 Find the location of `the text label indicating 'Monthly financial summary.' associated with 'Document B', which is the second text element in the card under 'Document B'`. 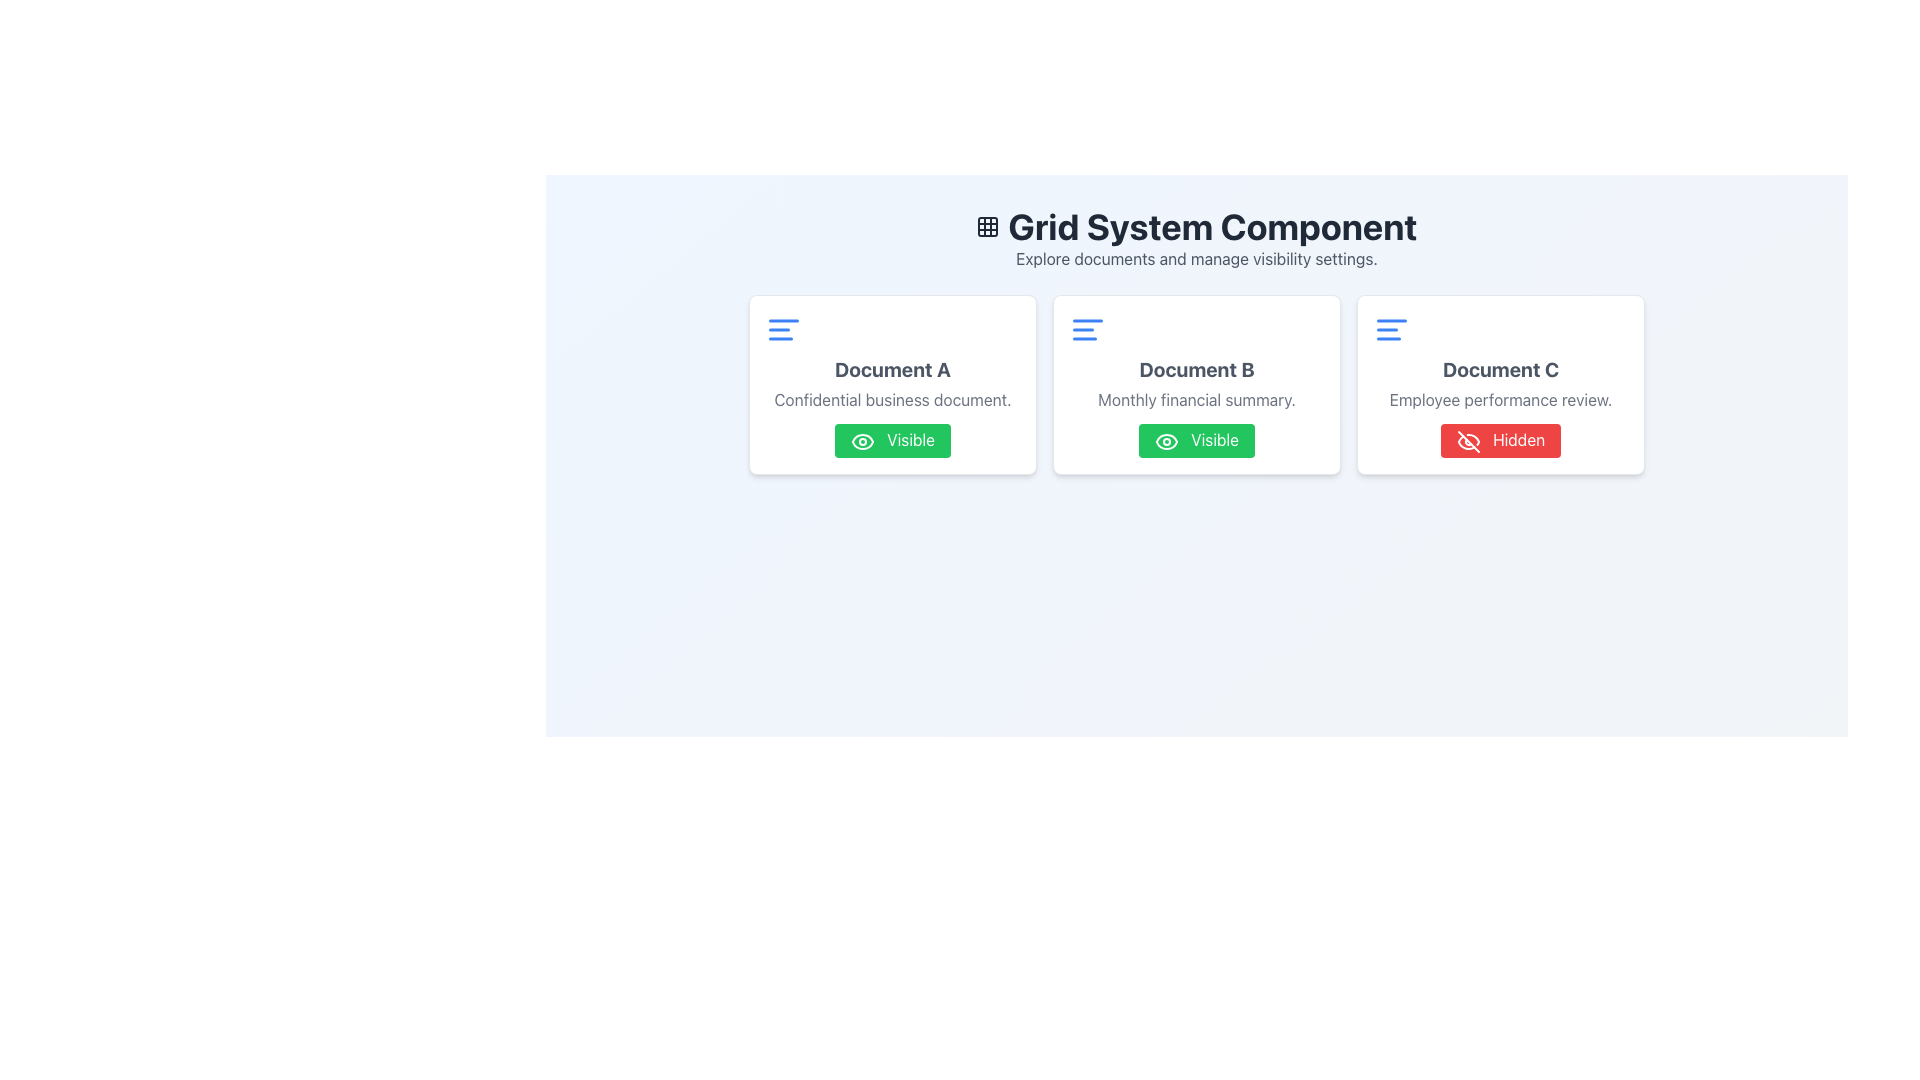

the text label indicating 'Monthly financial summary.' associated with 'Document B', which is the second text element in the card under 'Document B' is located at coordinates (1196, 400).